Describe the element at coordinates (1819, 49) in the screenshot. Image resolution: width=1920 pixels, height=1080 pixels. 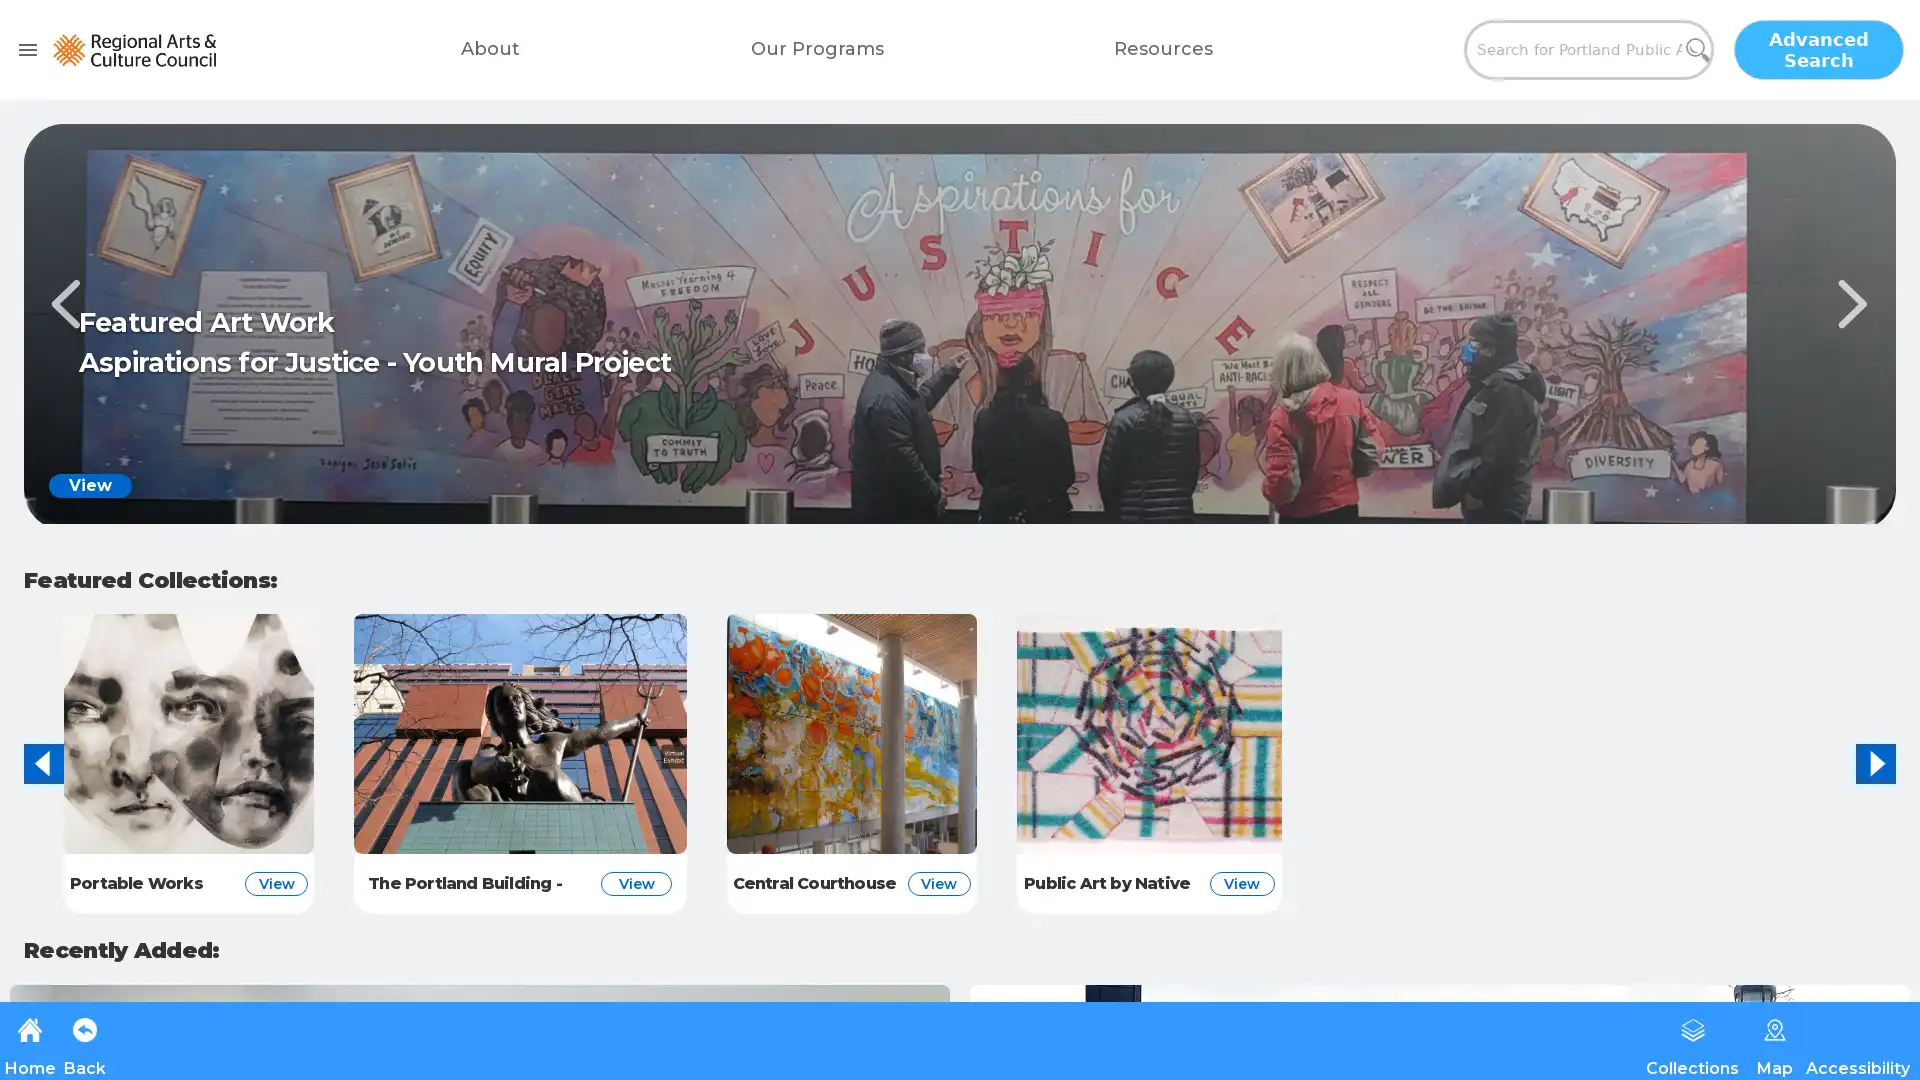
I see `Advanced Search` at that location.